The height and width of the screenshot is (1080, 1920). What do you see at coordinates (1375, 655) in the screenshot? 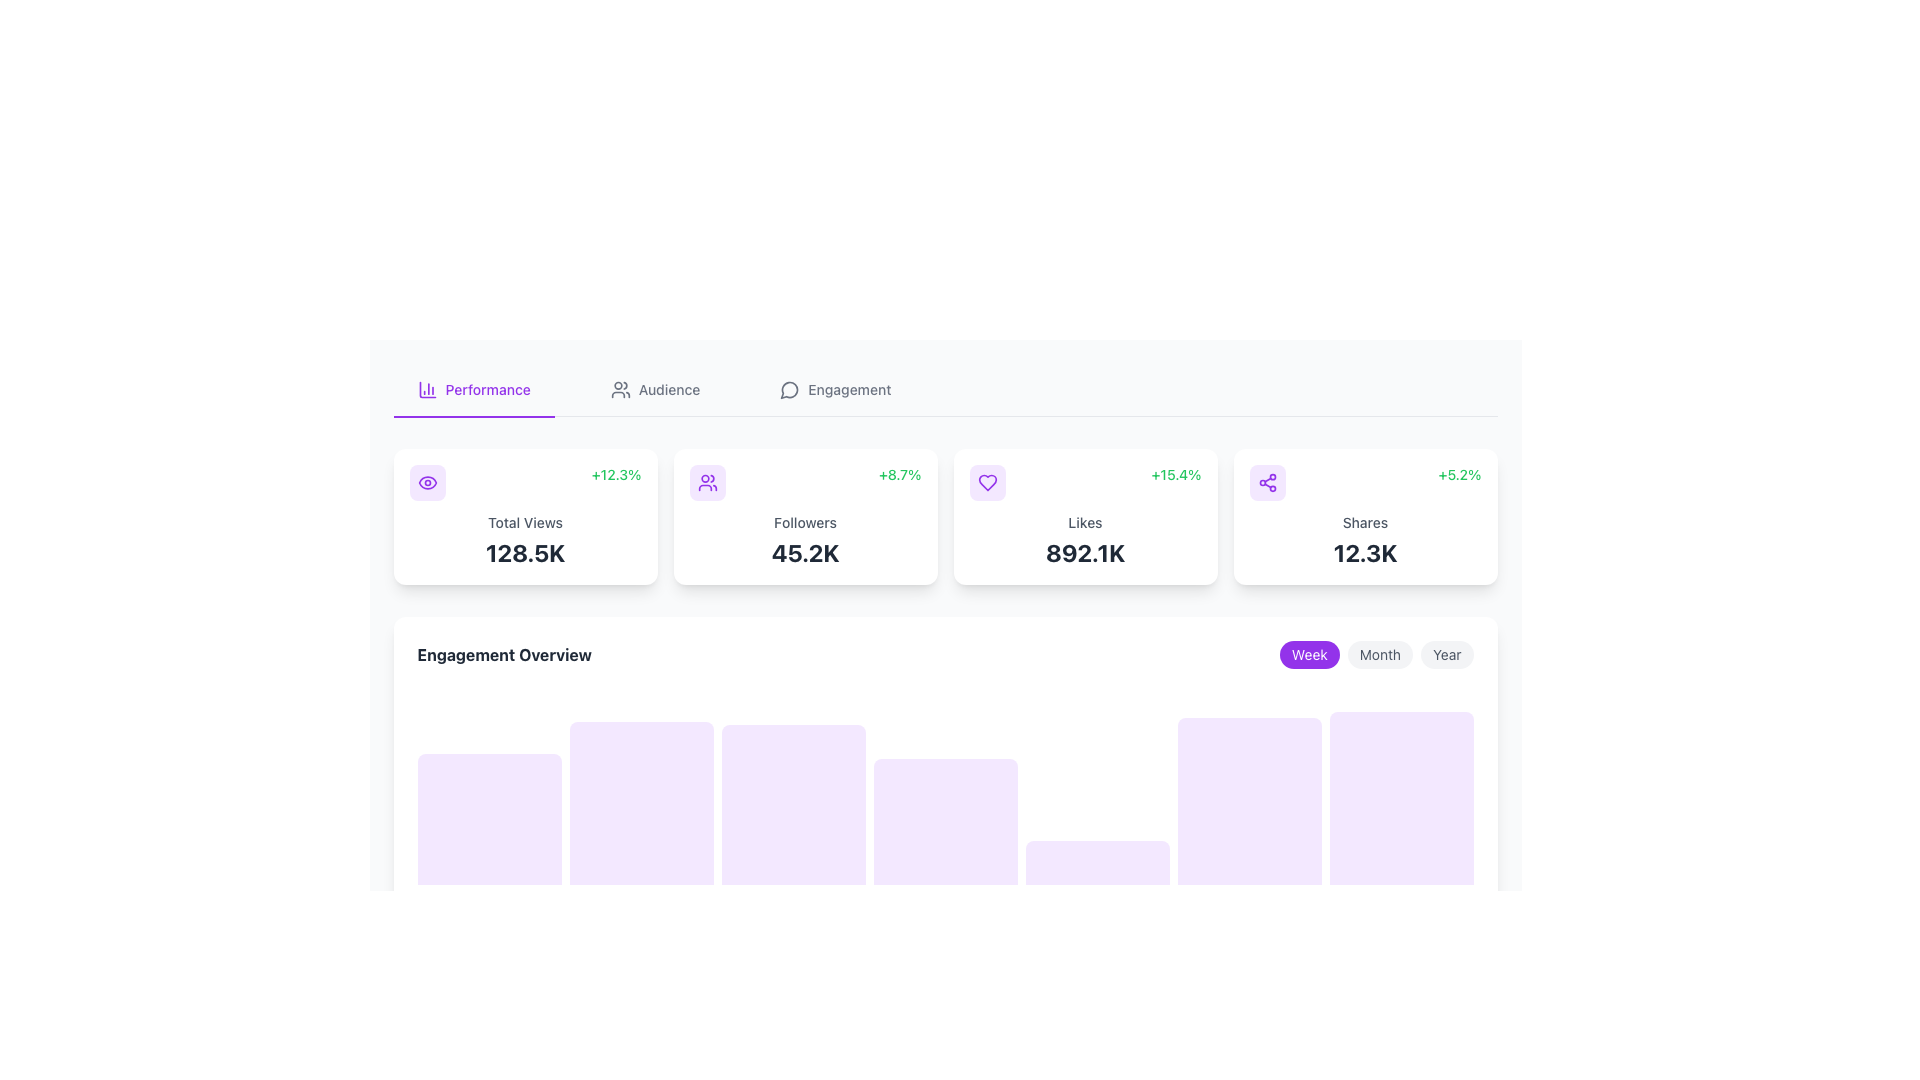
I see `each tab in the Tab group or segmented control located near the top-right corner of the Engagement Overview section` at bounding box center [1375, 655].